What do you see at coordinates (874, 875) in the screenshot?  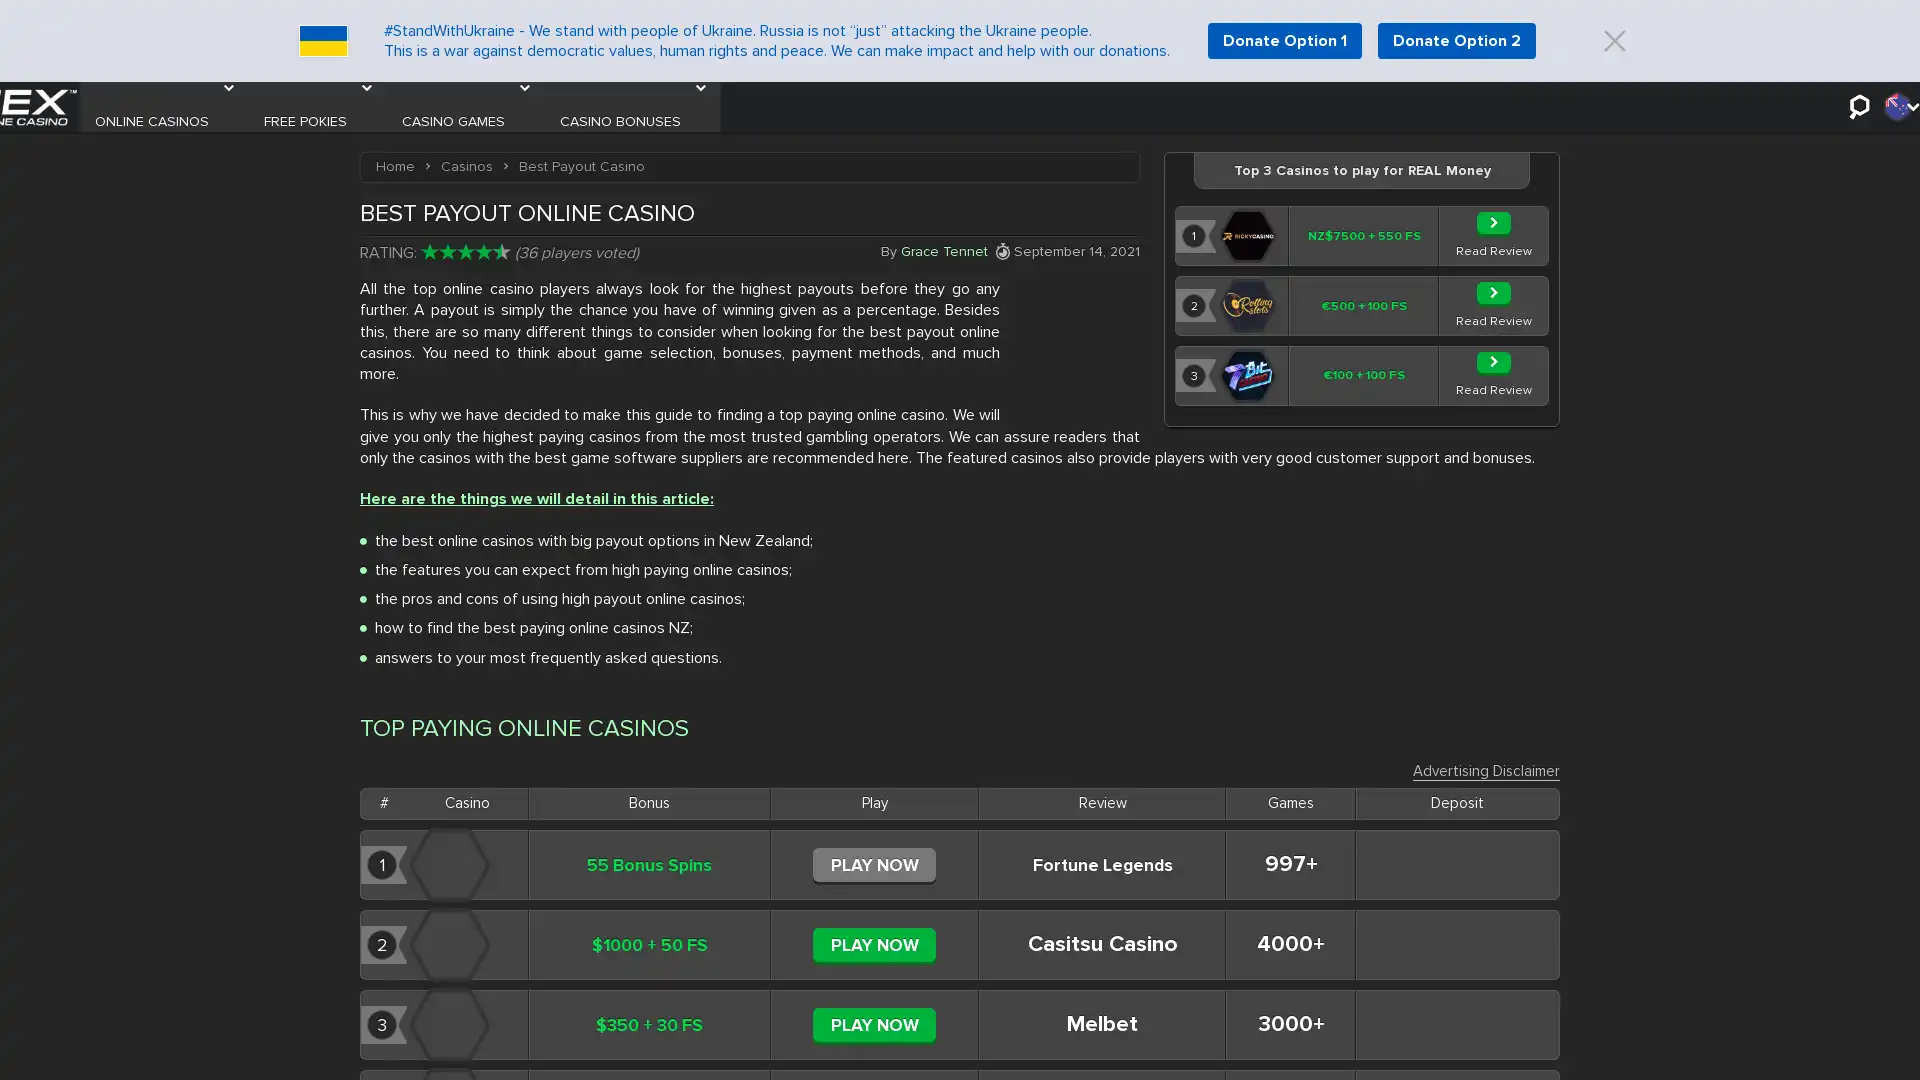 I see `PLAY NOW` at bounding box center [874, 875].